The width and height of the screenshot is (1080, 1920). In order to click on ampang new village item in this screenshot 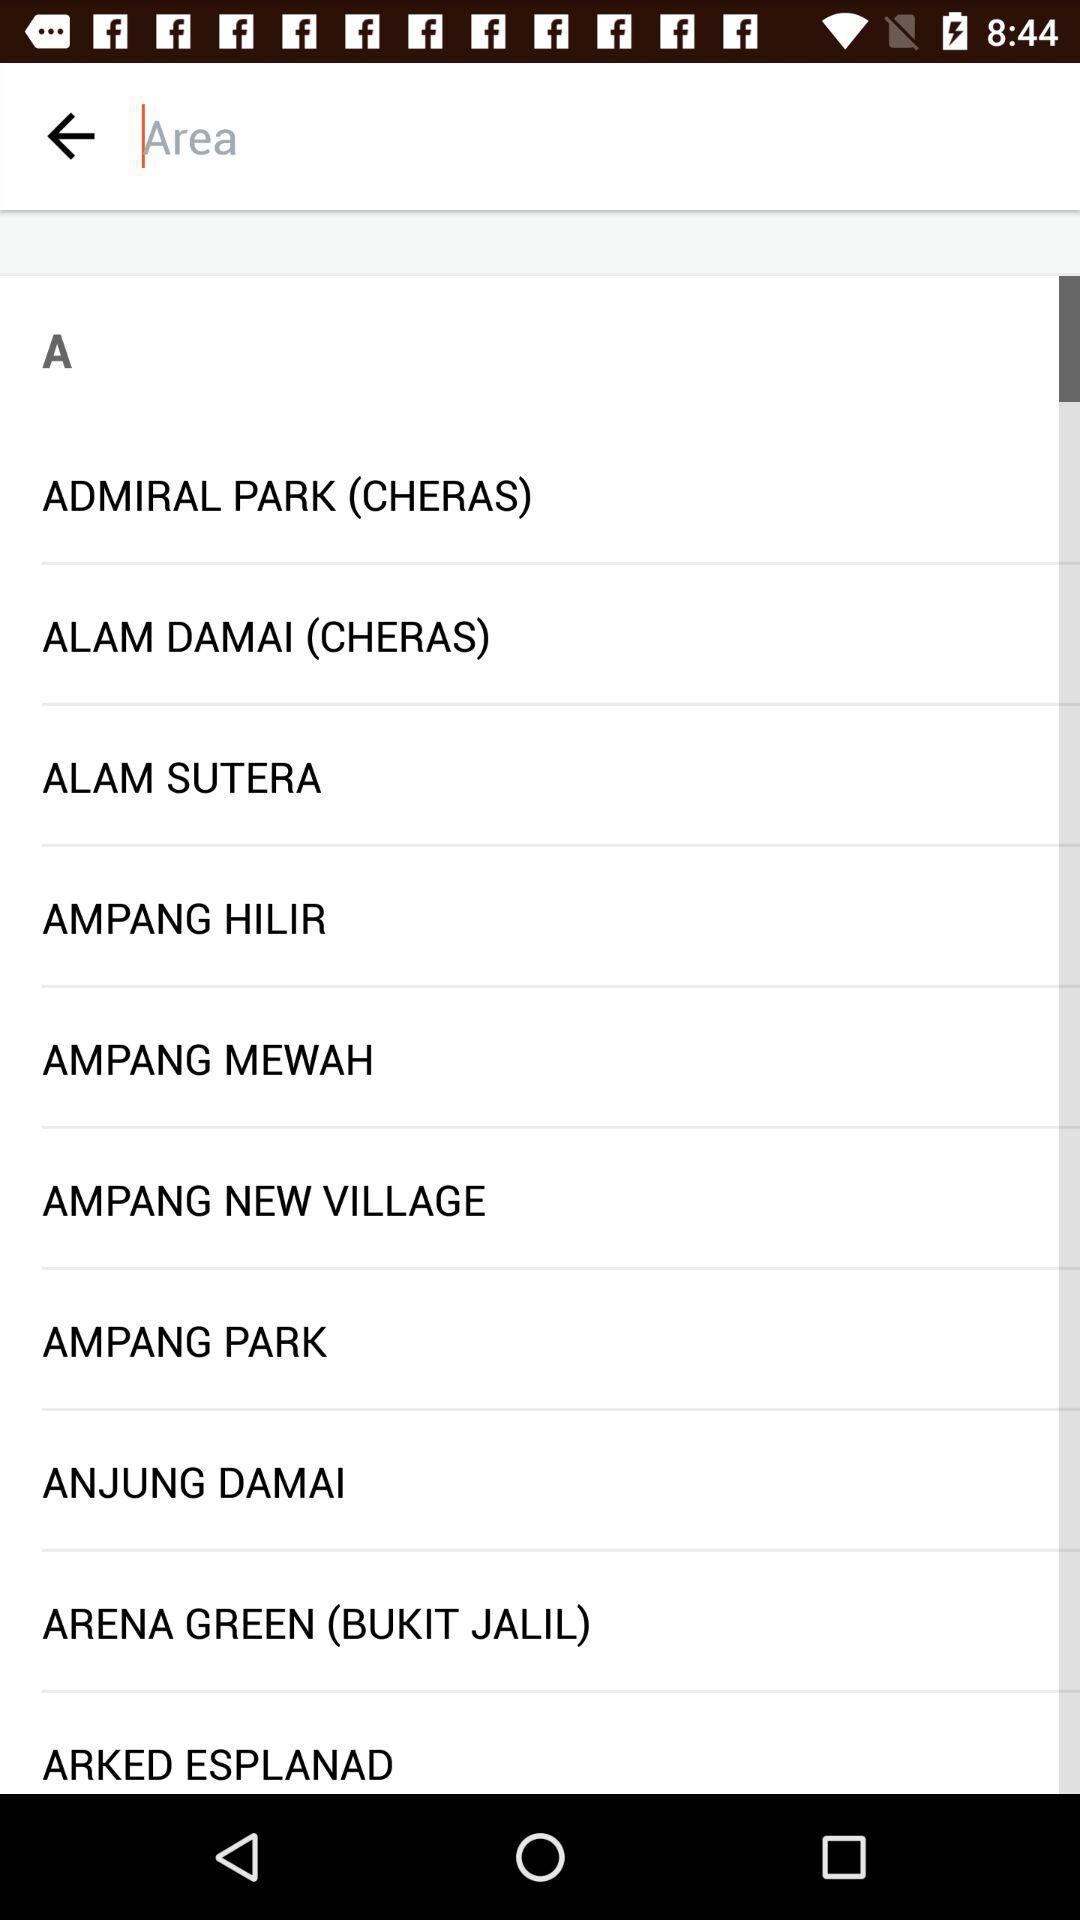, I will do `click(540, 1199)`.